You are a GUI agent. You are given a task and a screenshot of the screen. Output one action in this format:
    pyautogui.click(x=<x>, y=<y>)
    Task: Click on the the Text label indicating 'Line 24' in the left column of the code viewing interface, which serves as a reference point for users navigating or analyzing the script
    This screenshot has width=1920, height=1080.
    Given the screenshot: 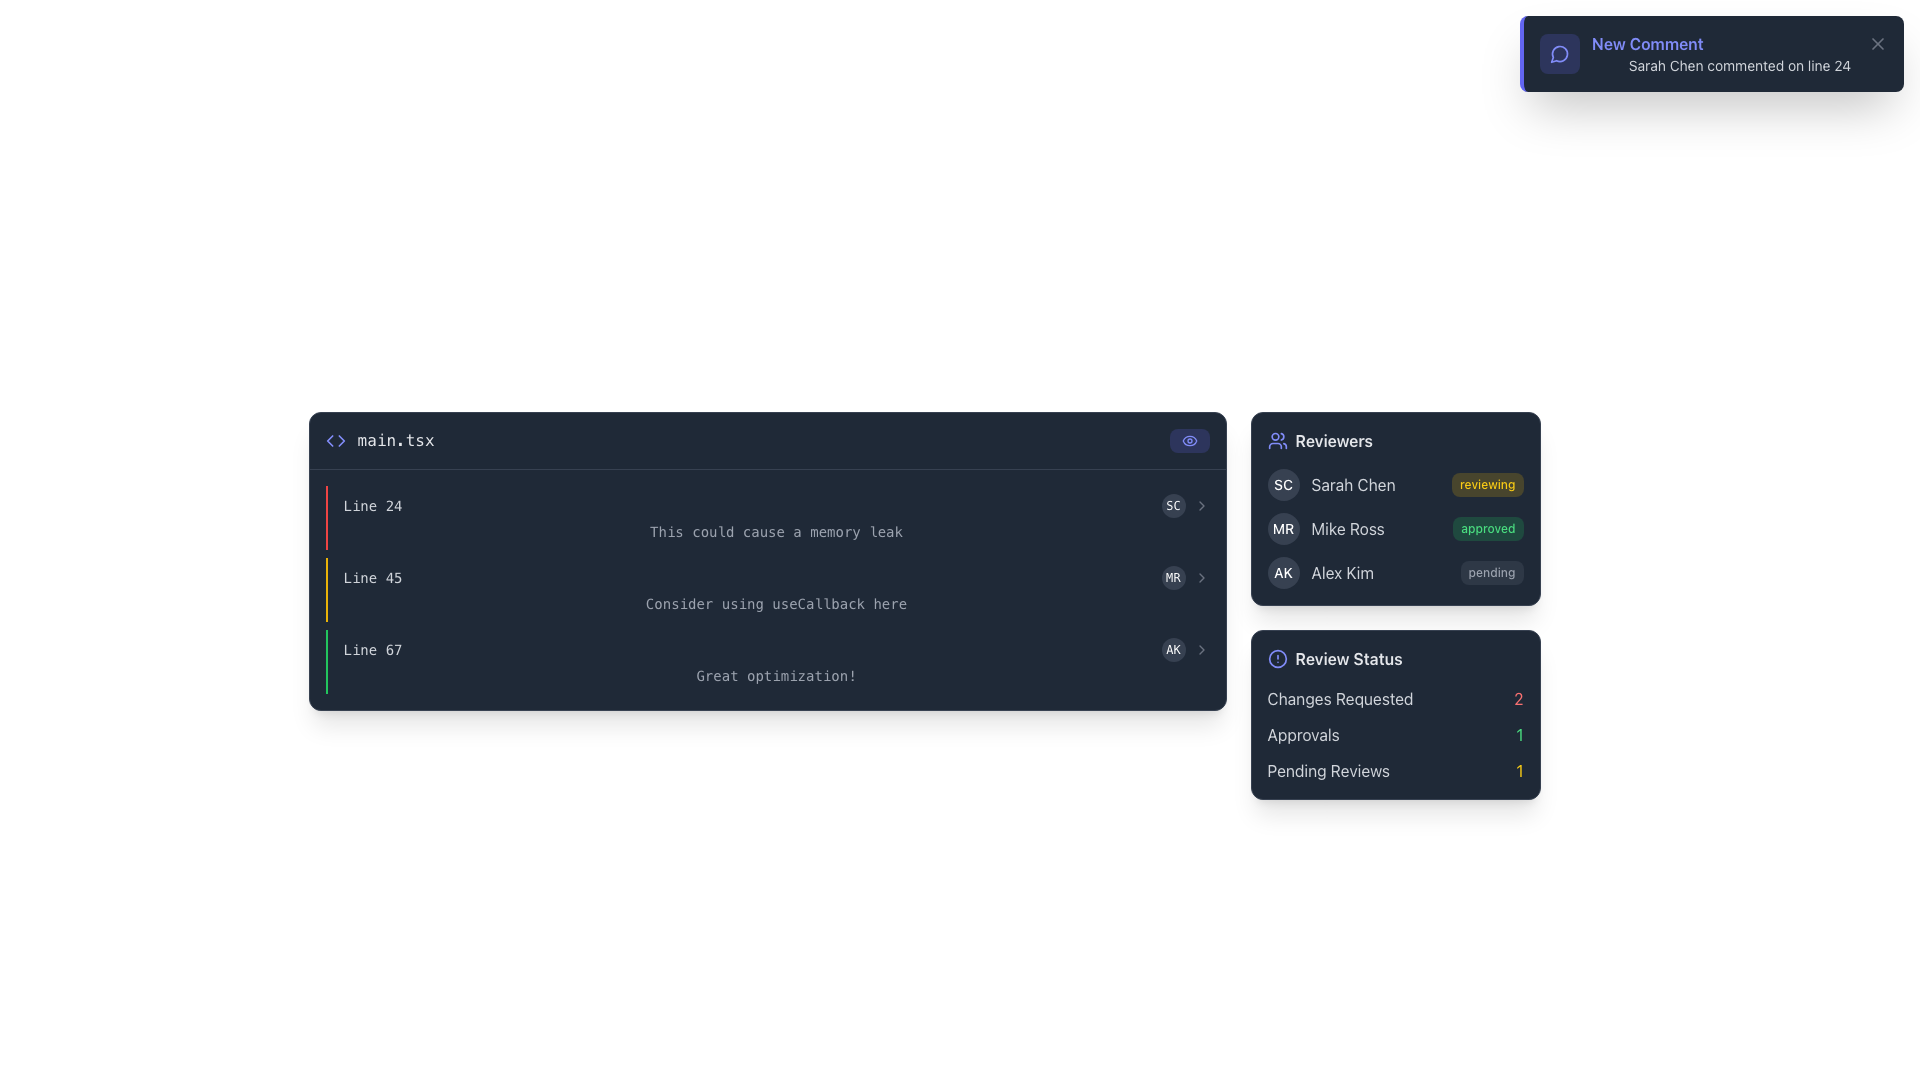 What is the action you would take?
    pyautogui.click(x=373, y=504)
    